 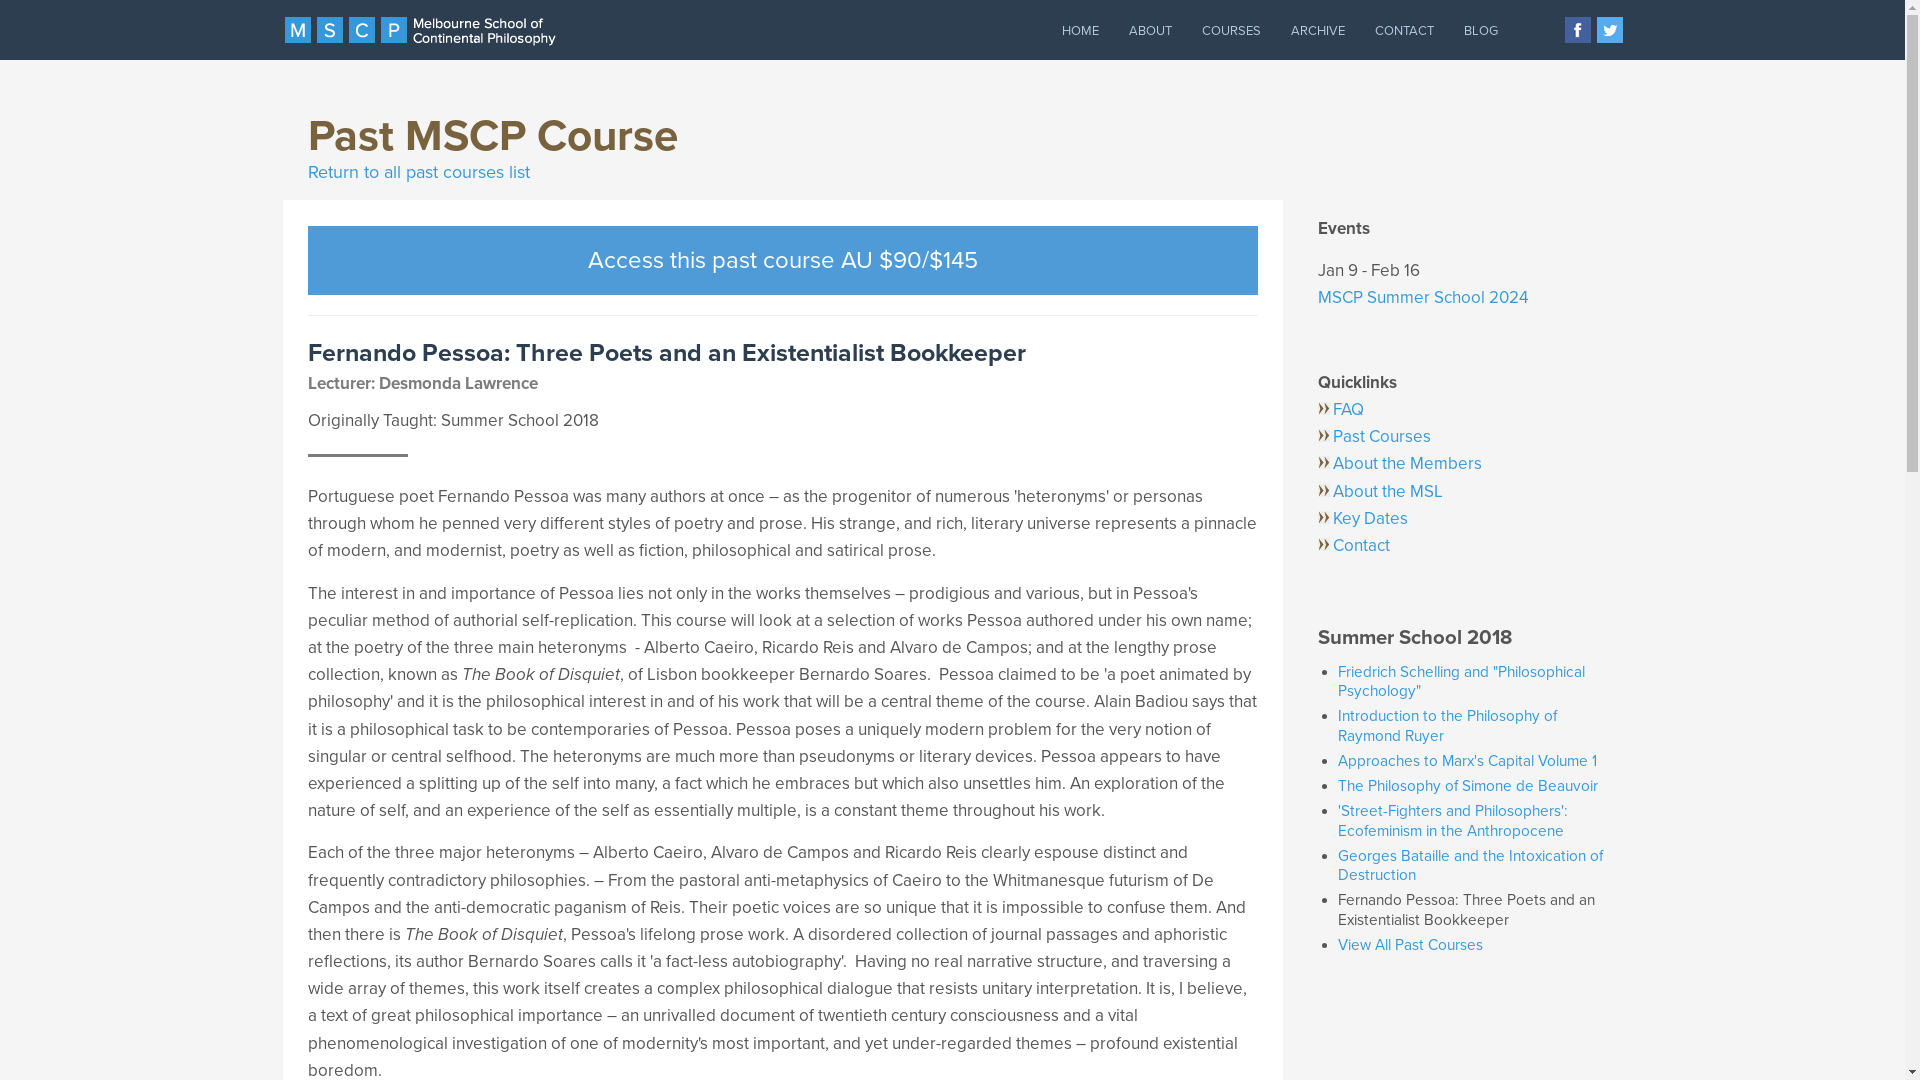 I want to click on 'ABOUT', so click(x=1150, y=30).